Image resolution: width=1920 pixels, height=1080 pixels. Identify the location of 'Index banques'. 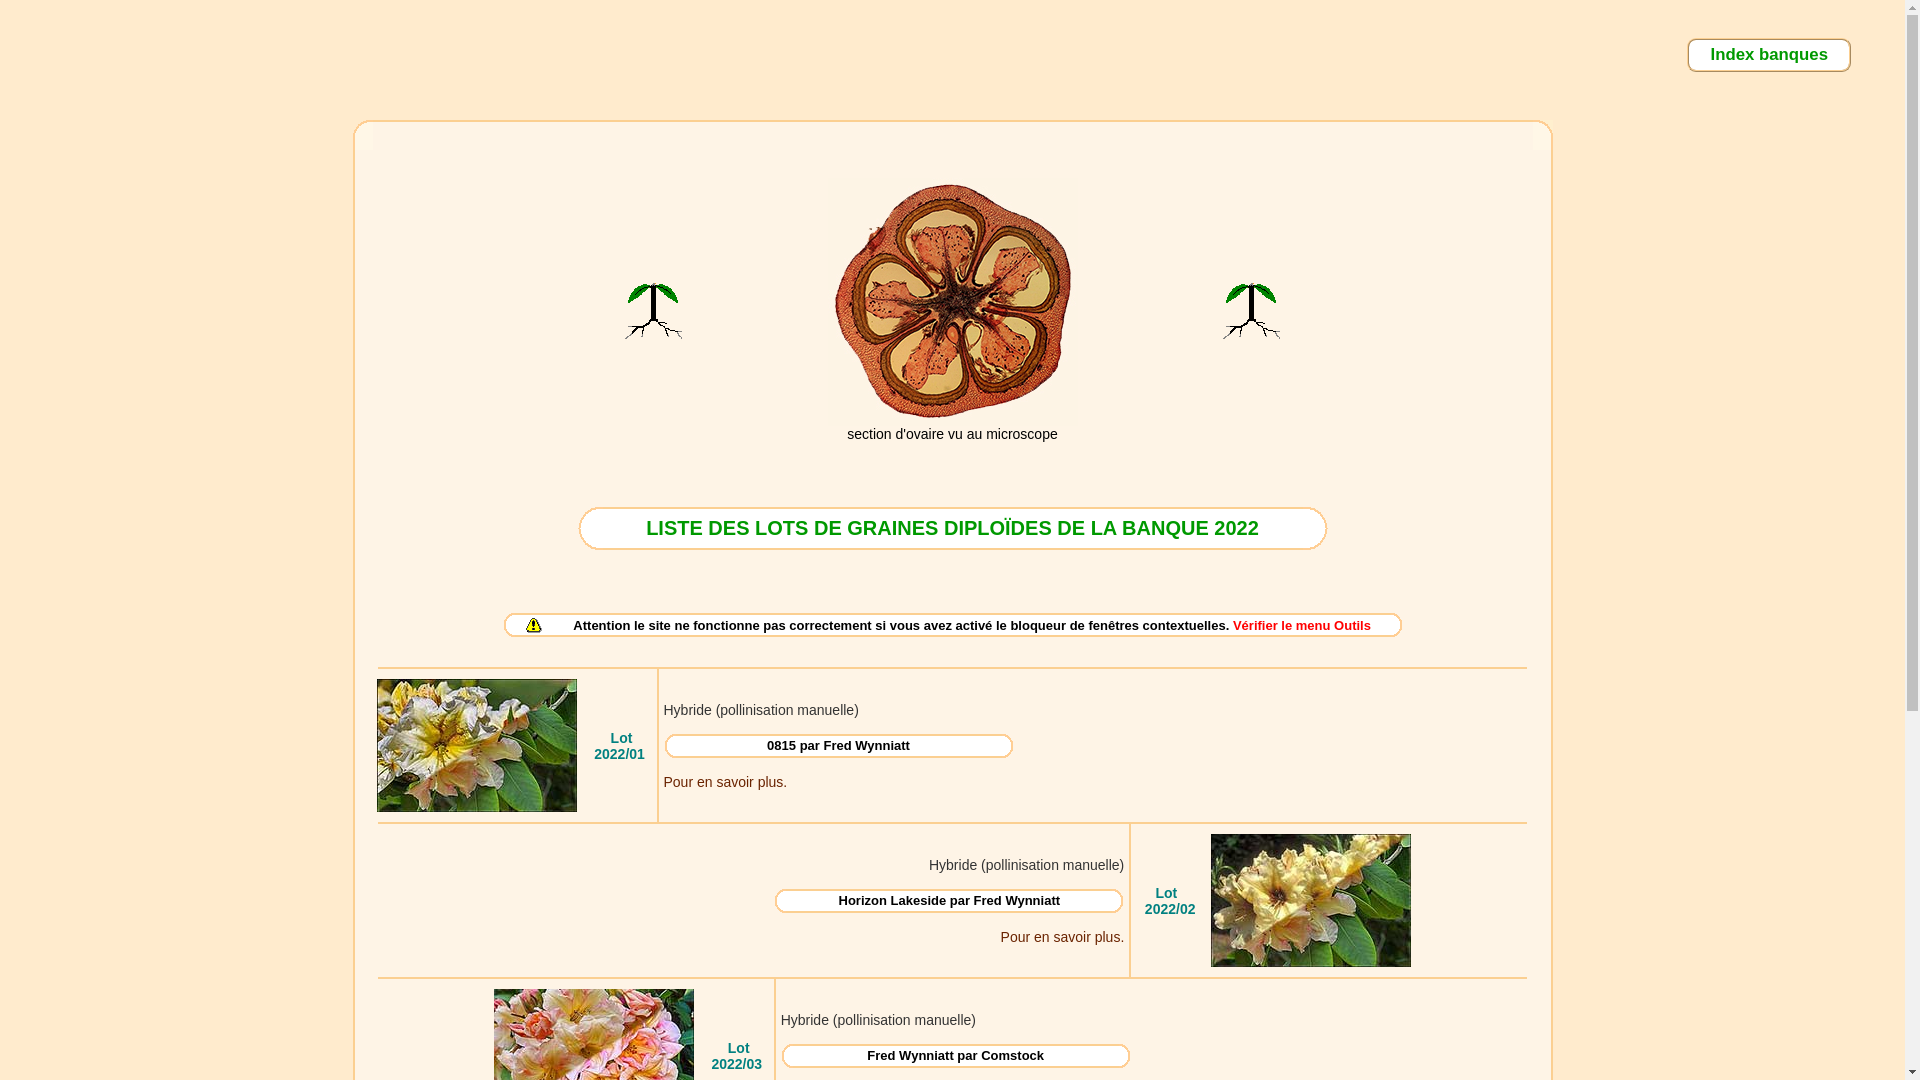
(1769, 53).